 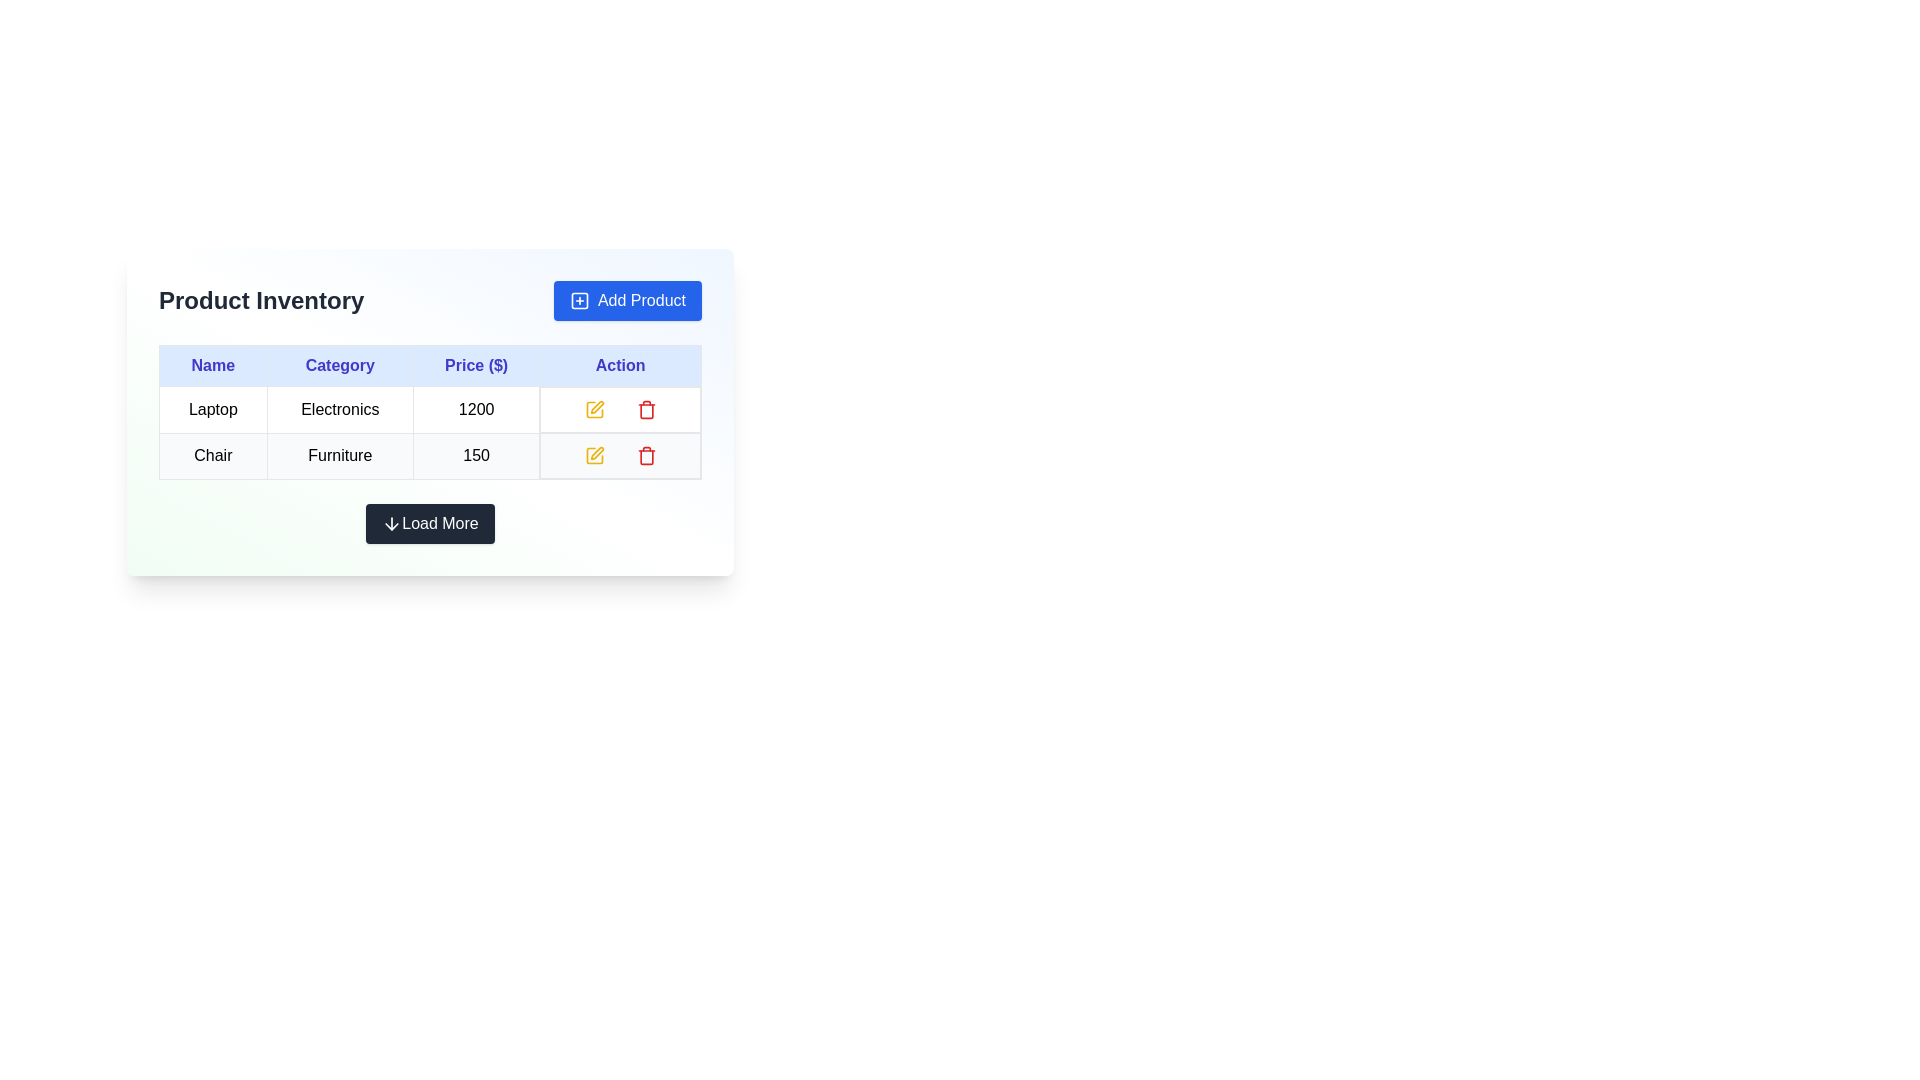 What do you see at coordinates (213, 456) in the screenshot?
I see `the product name label in the second row of the 'Name' column of the 'Product Inventory' table` at bounding box center [213, 456].